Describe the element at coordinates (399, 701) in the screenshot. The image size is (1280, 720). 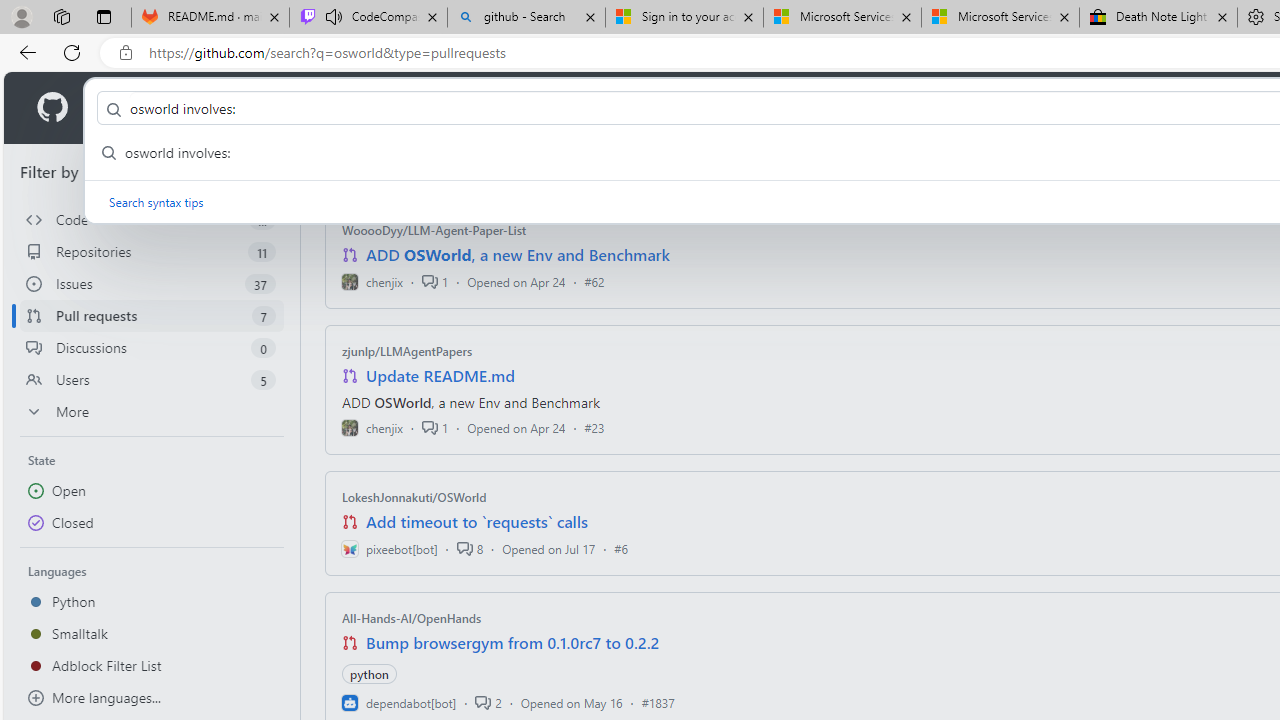
I see `'dependabot[bot]'` at that location.